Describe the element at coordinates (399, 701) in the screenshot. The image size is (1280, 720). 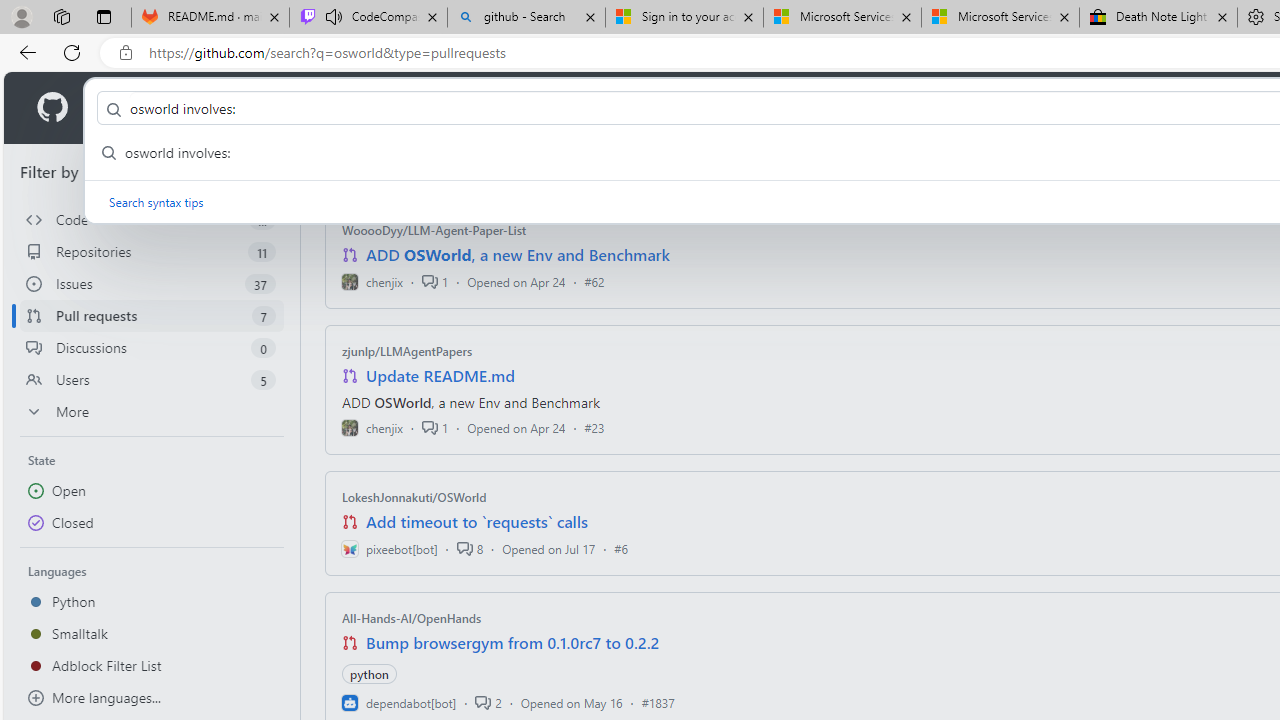
I see `'dependabot[bot]'` at that location.